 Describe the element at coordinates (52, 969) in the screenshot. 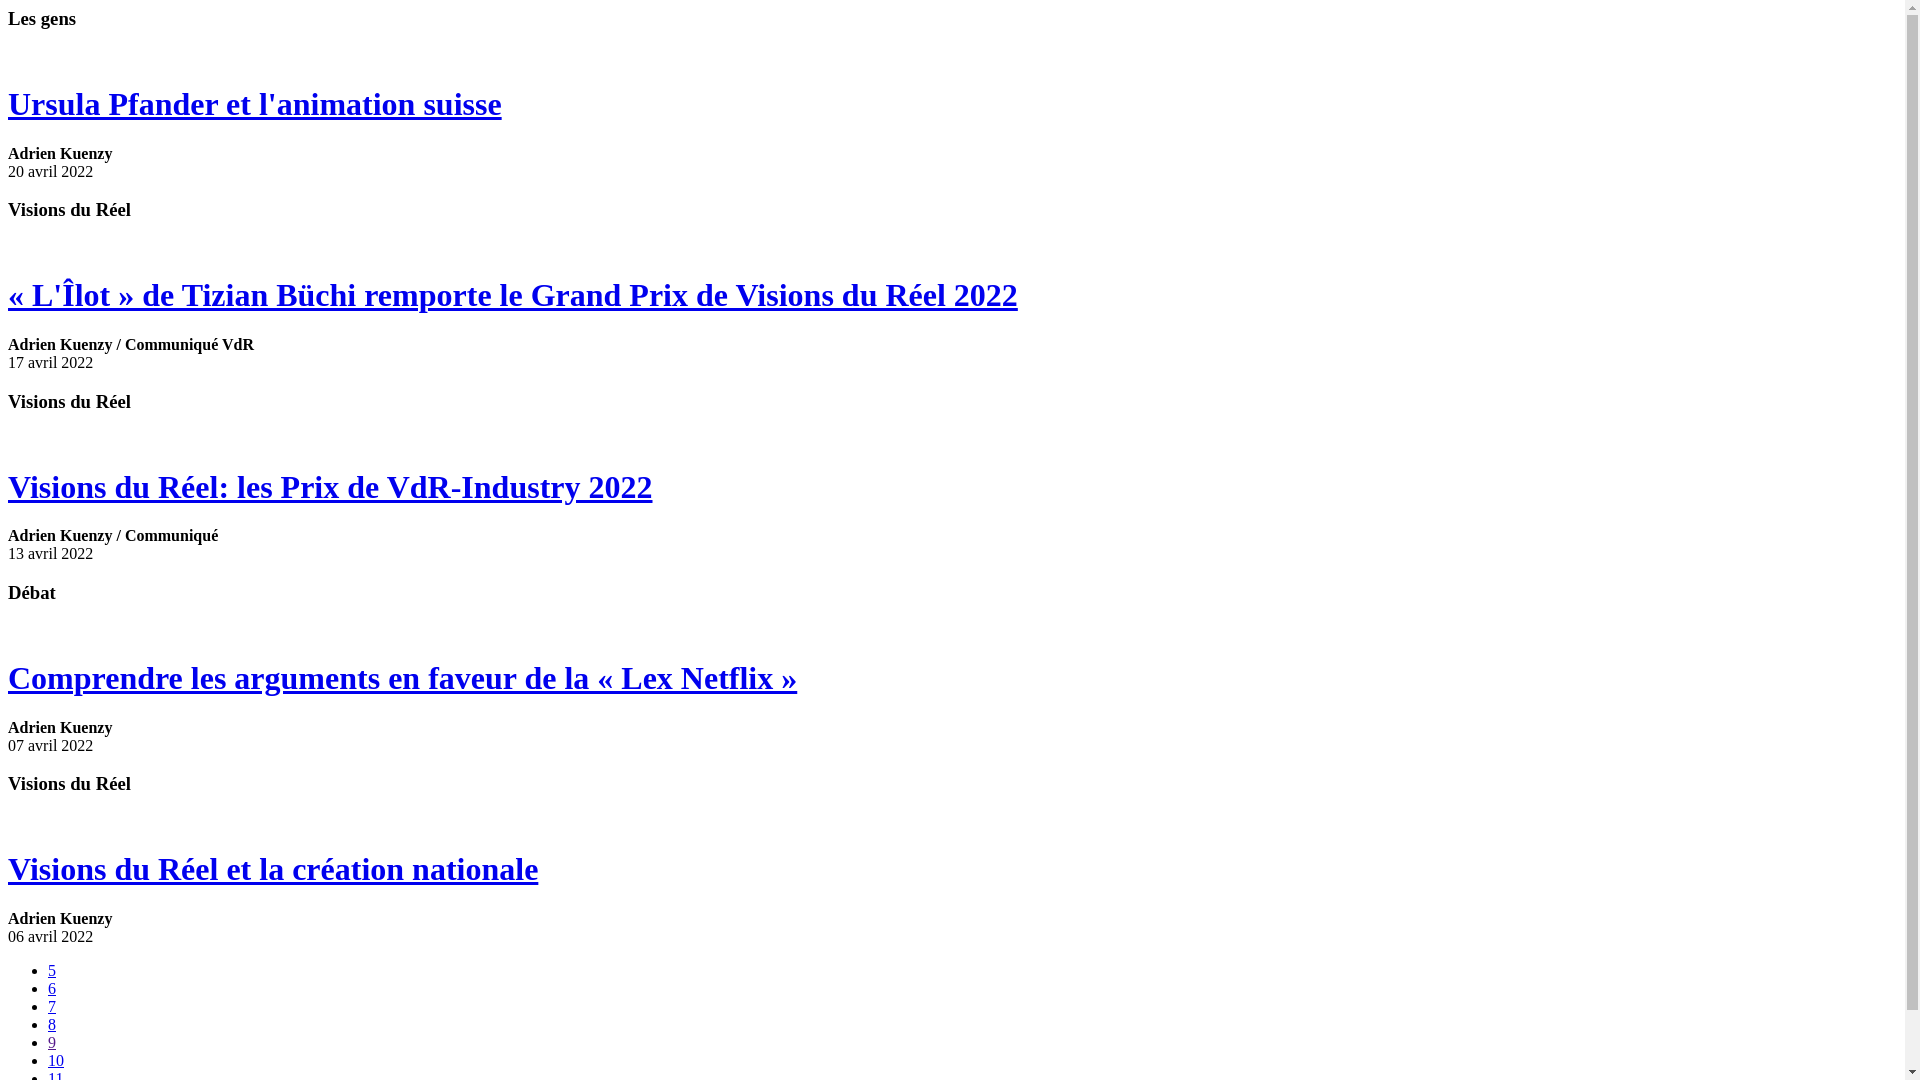

I see `'5'` at that location.